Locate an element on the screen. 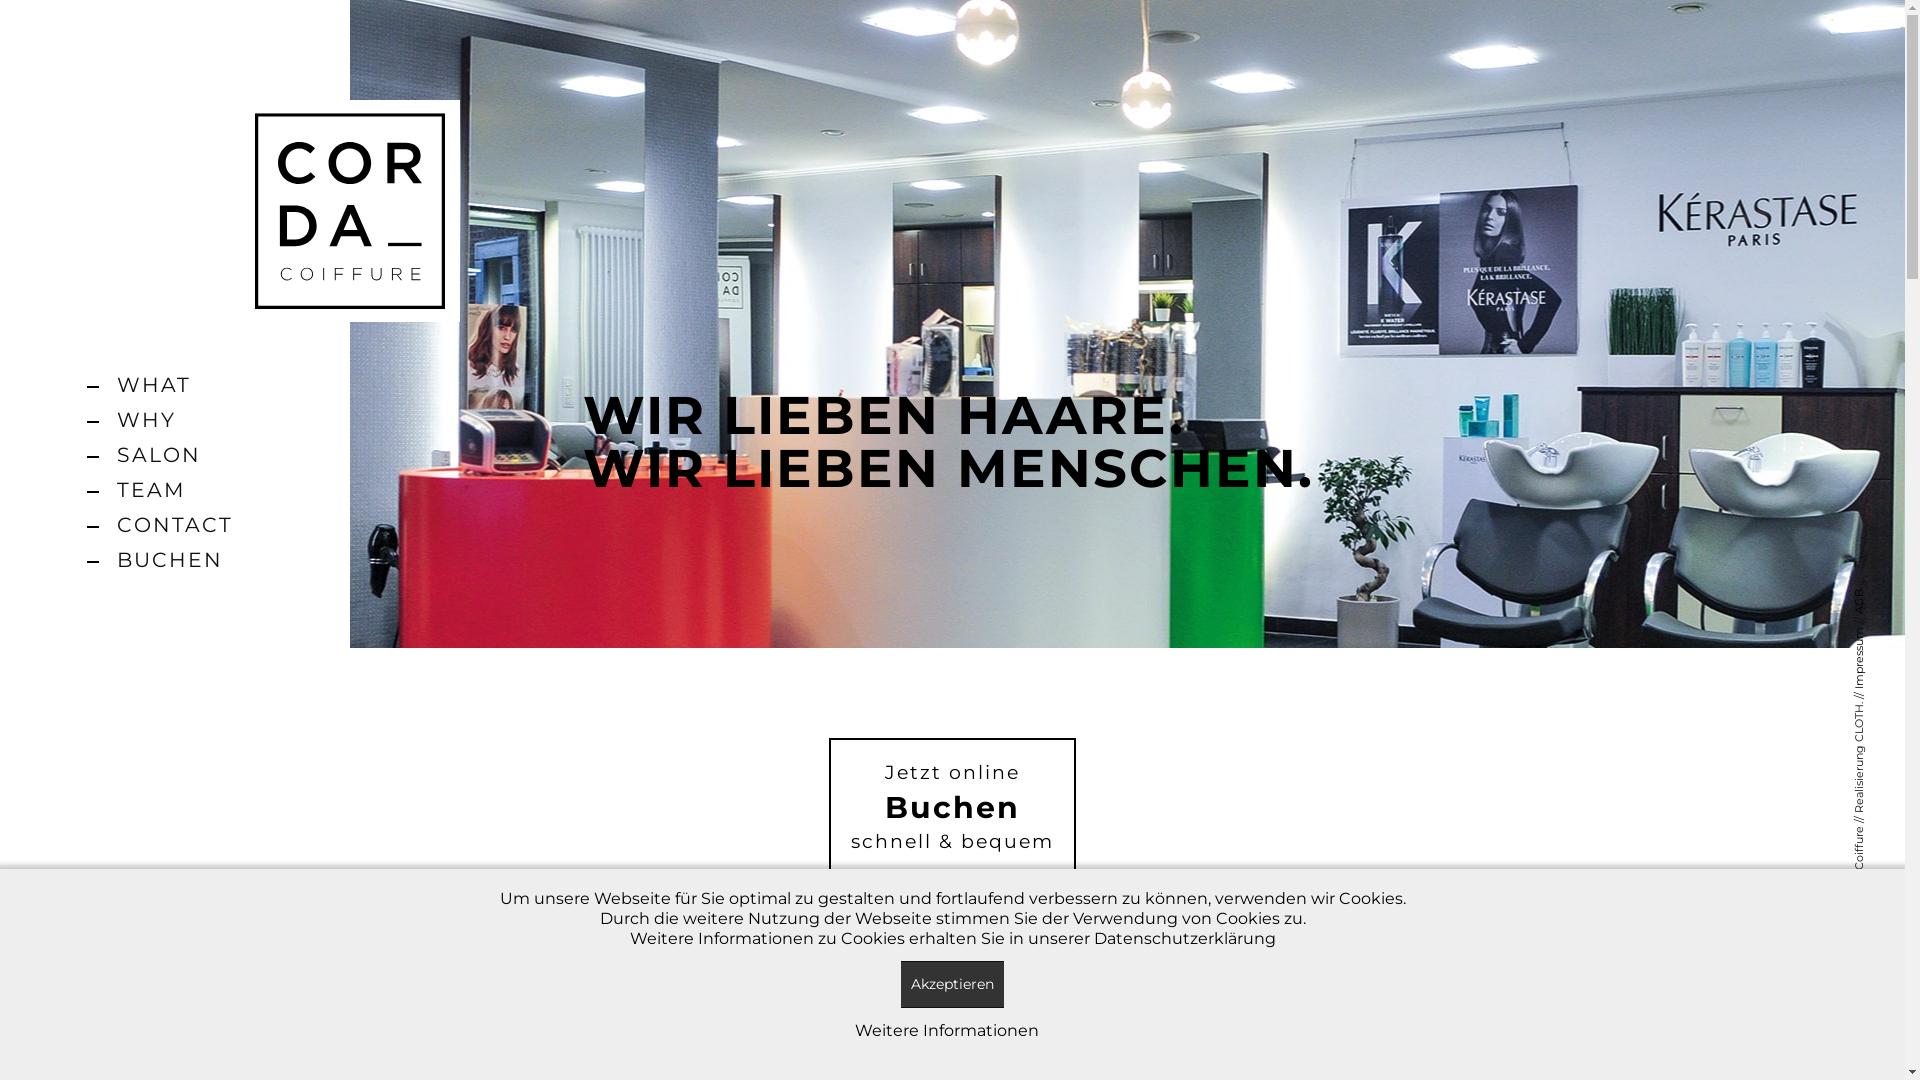  'TEAM' is located at coordinates (174, 489).